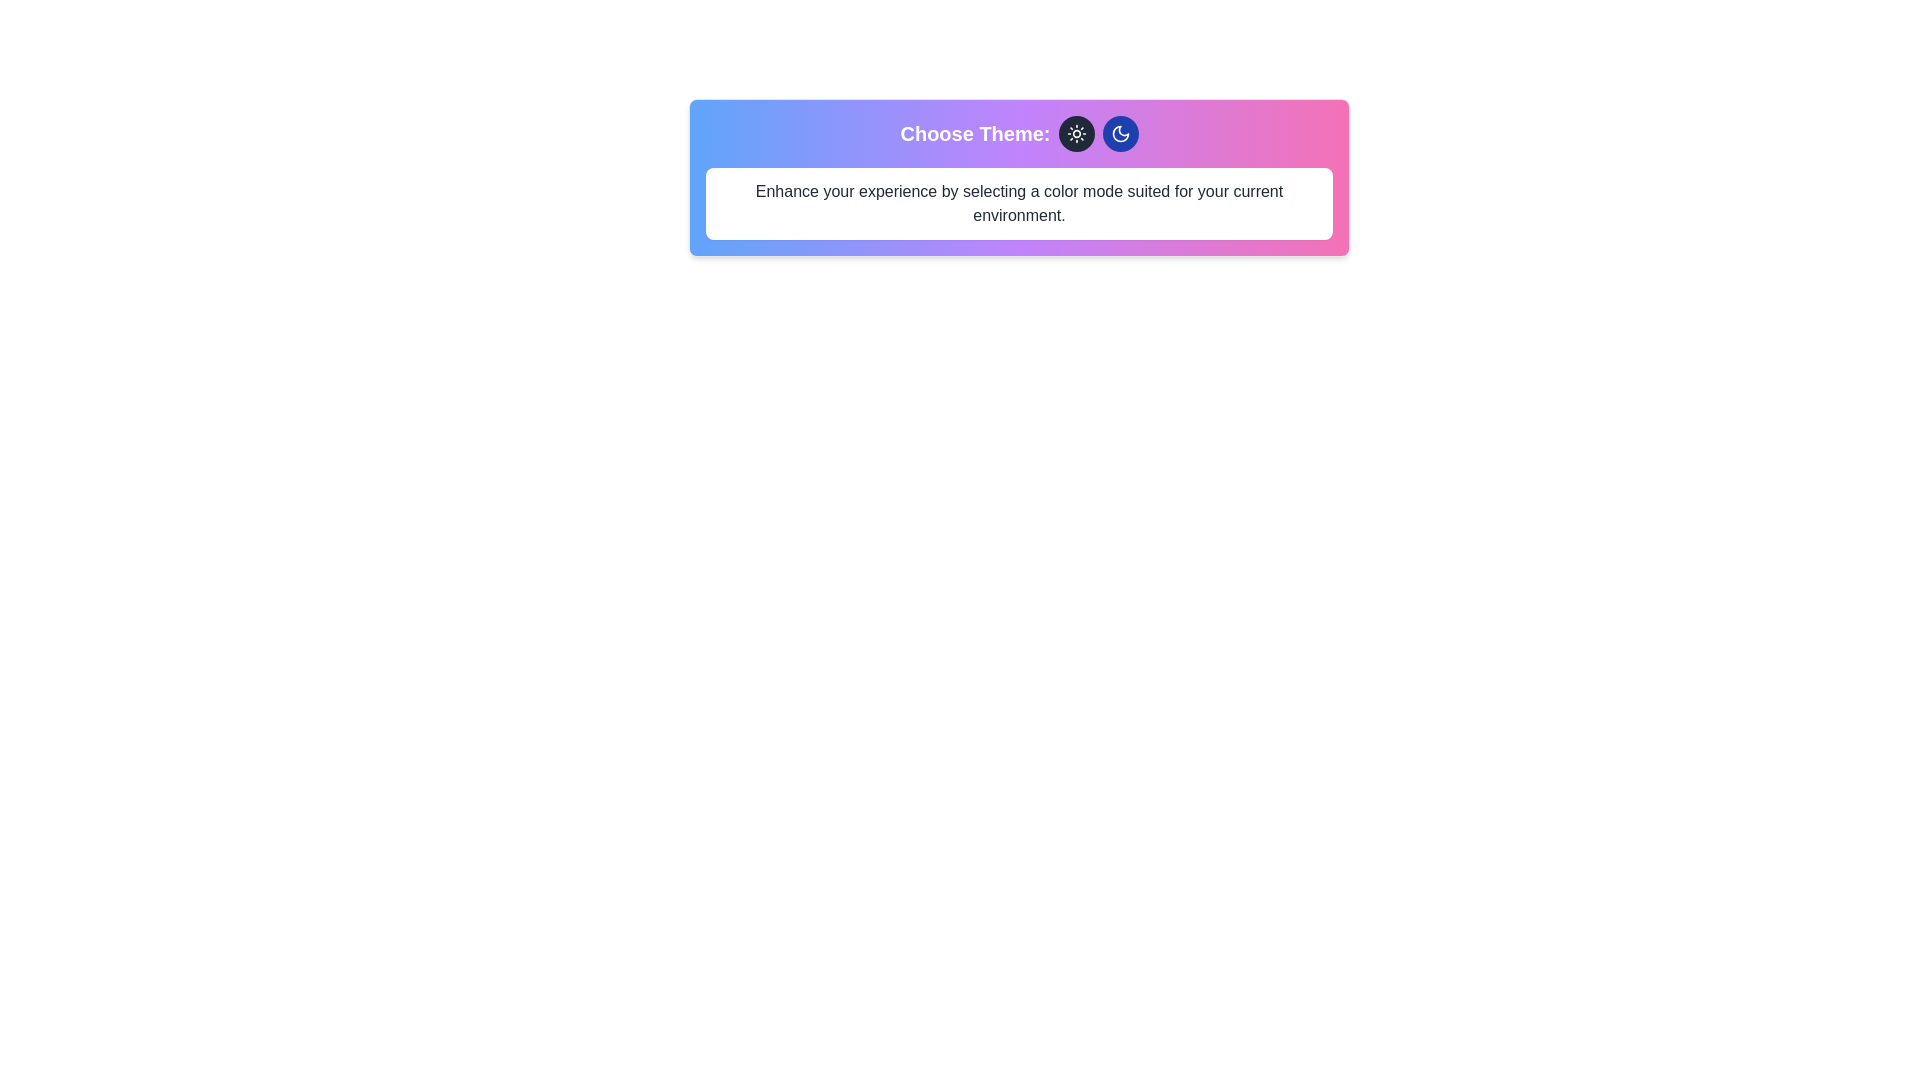  I want to click on the text element that reads 'Enhance your experience by selecting a color mode suited for your current environment.', so click(1019, 204).